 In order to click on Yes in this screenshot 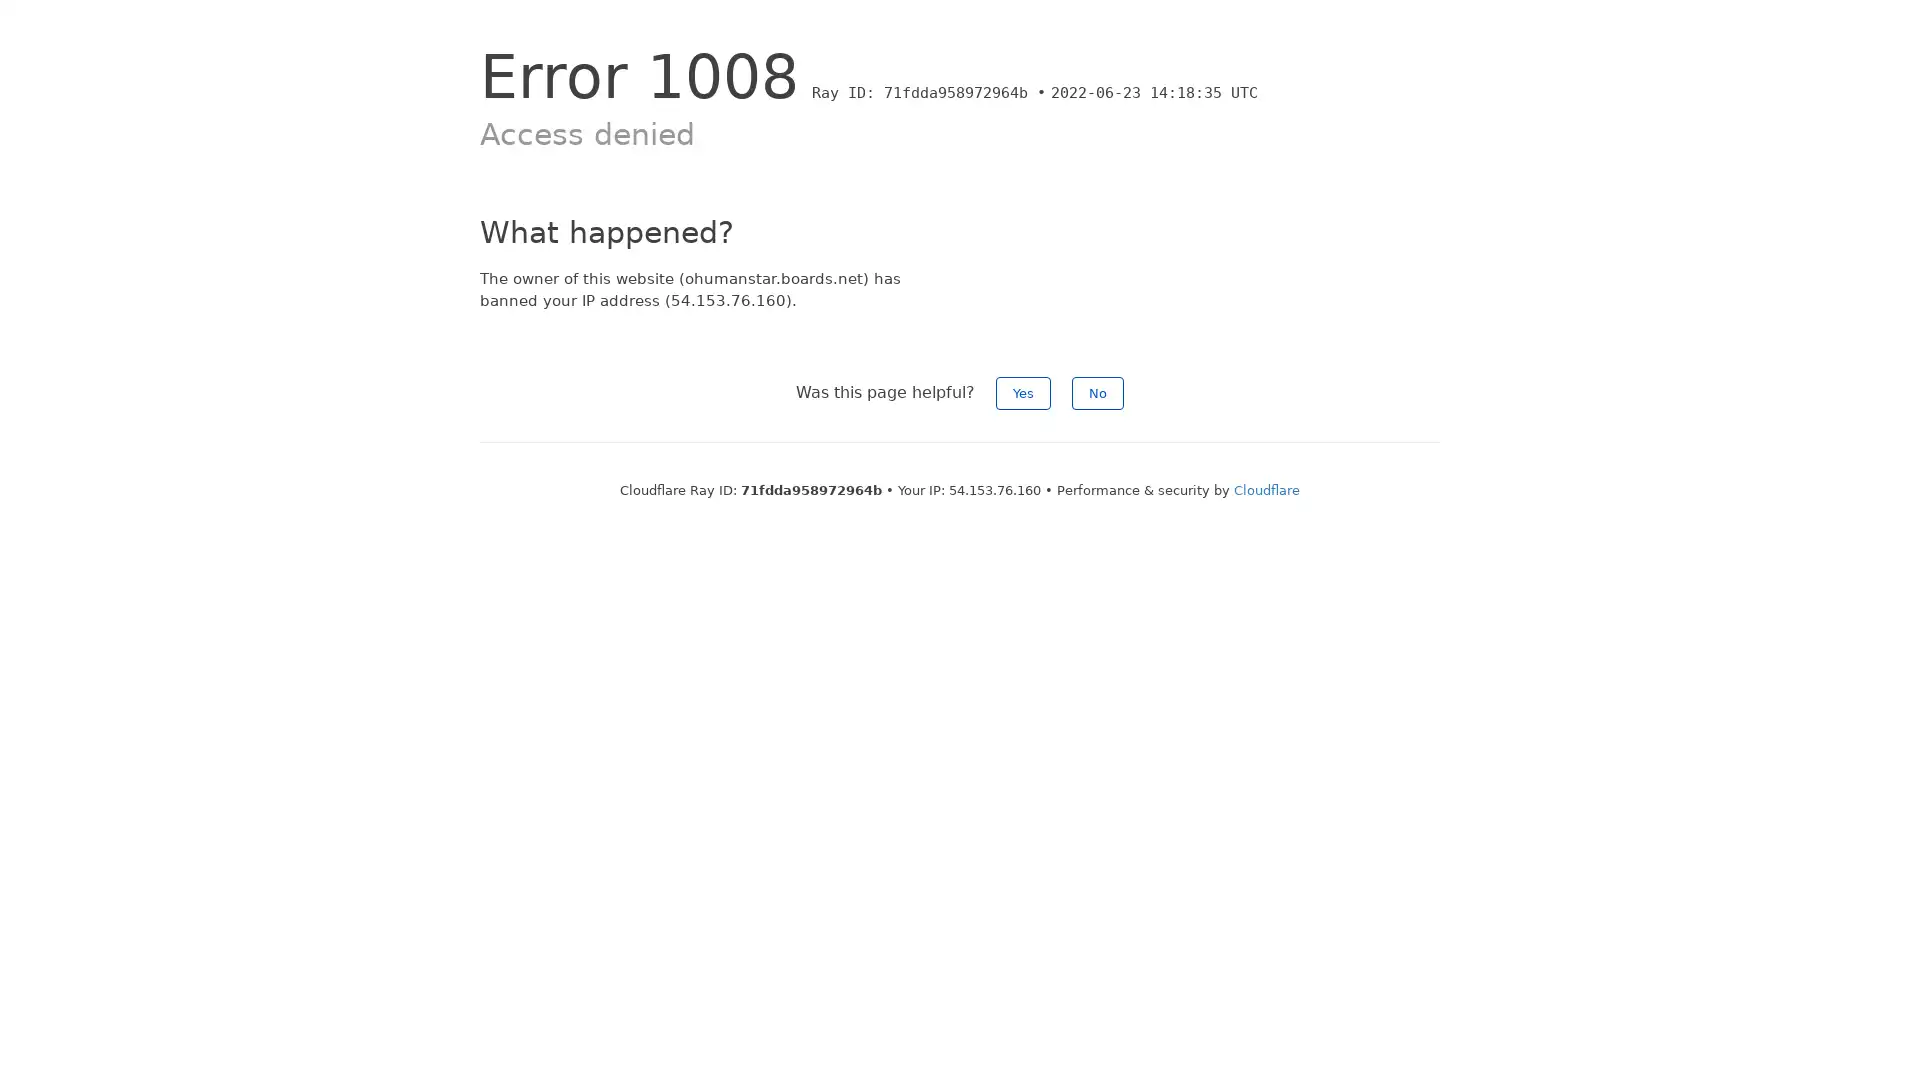, I will do `click(1023, 392)`.